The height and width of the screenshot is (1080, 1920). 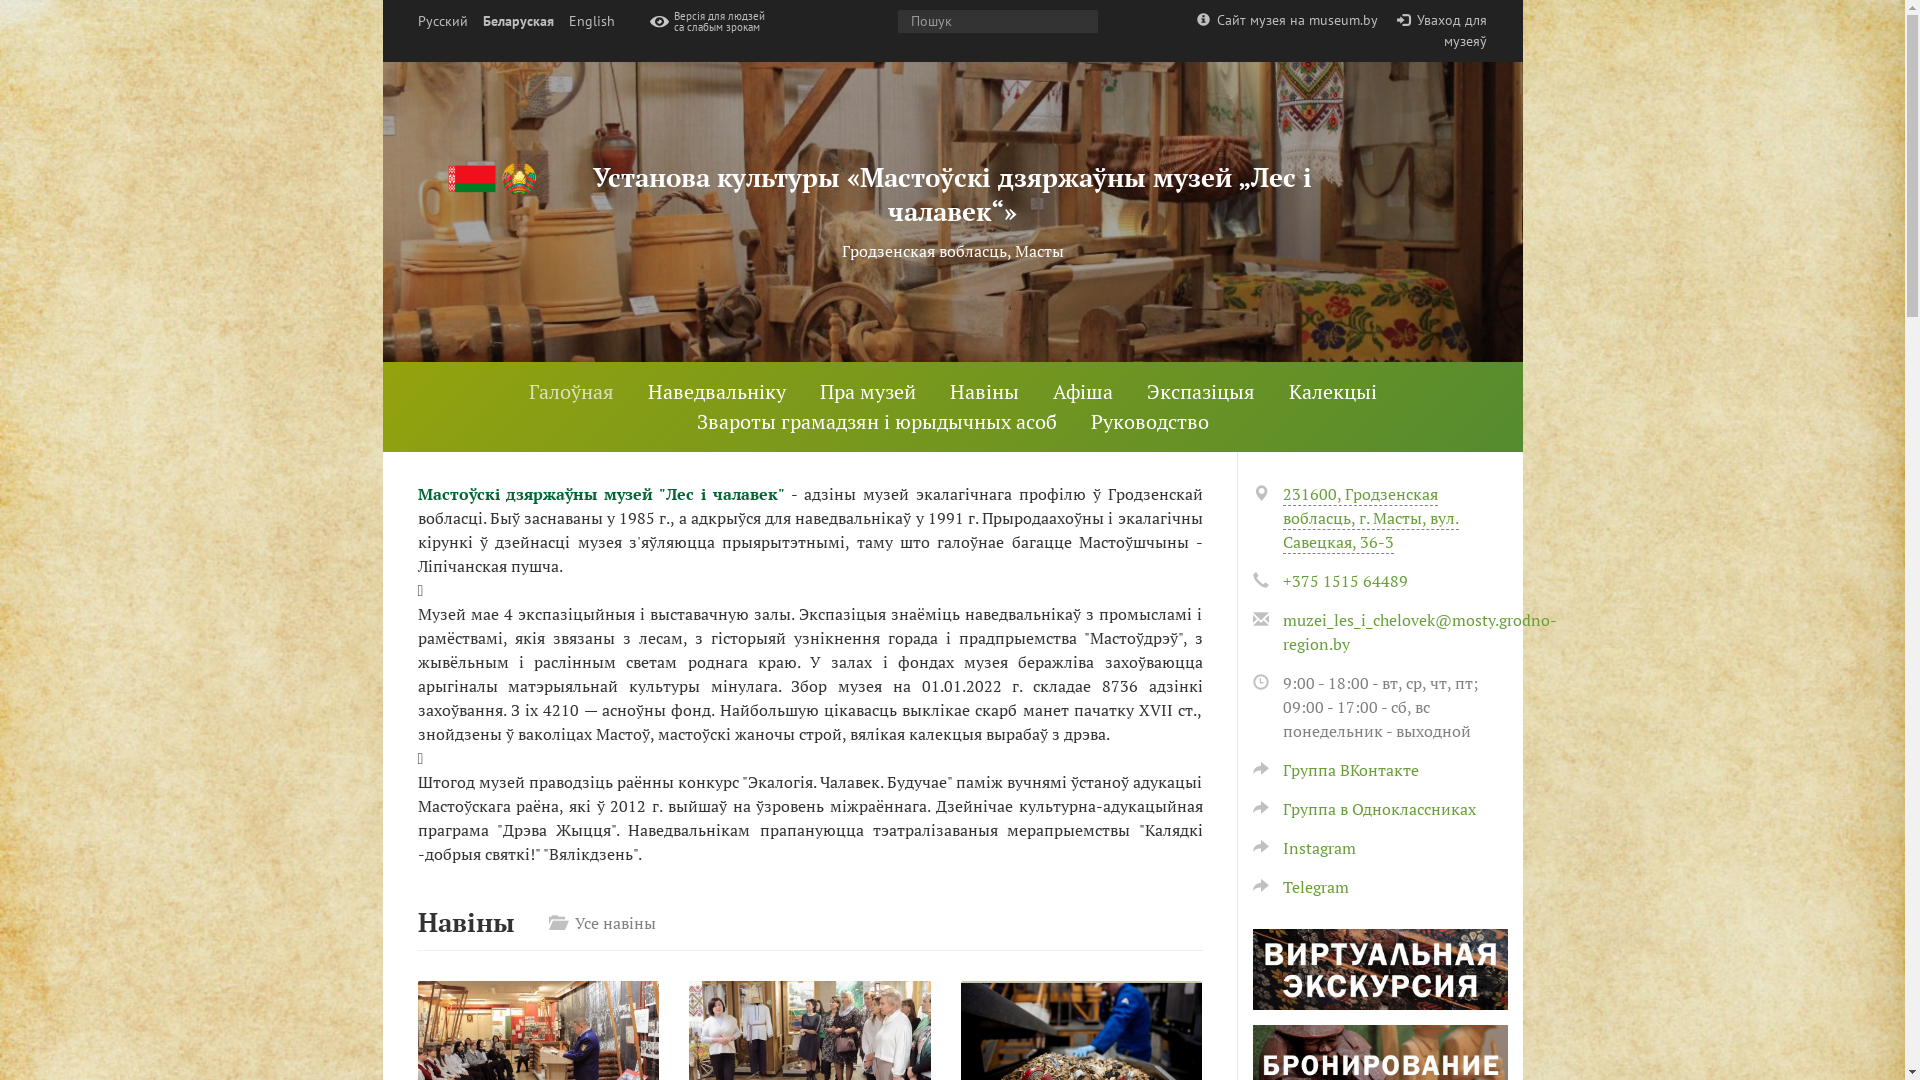 What do you see at coordinates (1300, 886) in the screenshot?
I see `'Telegram'` at bounding box center [1300, 886].